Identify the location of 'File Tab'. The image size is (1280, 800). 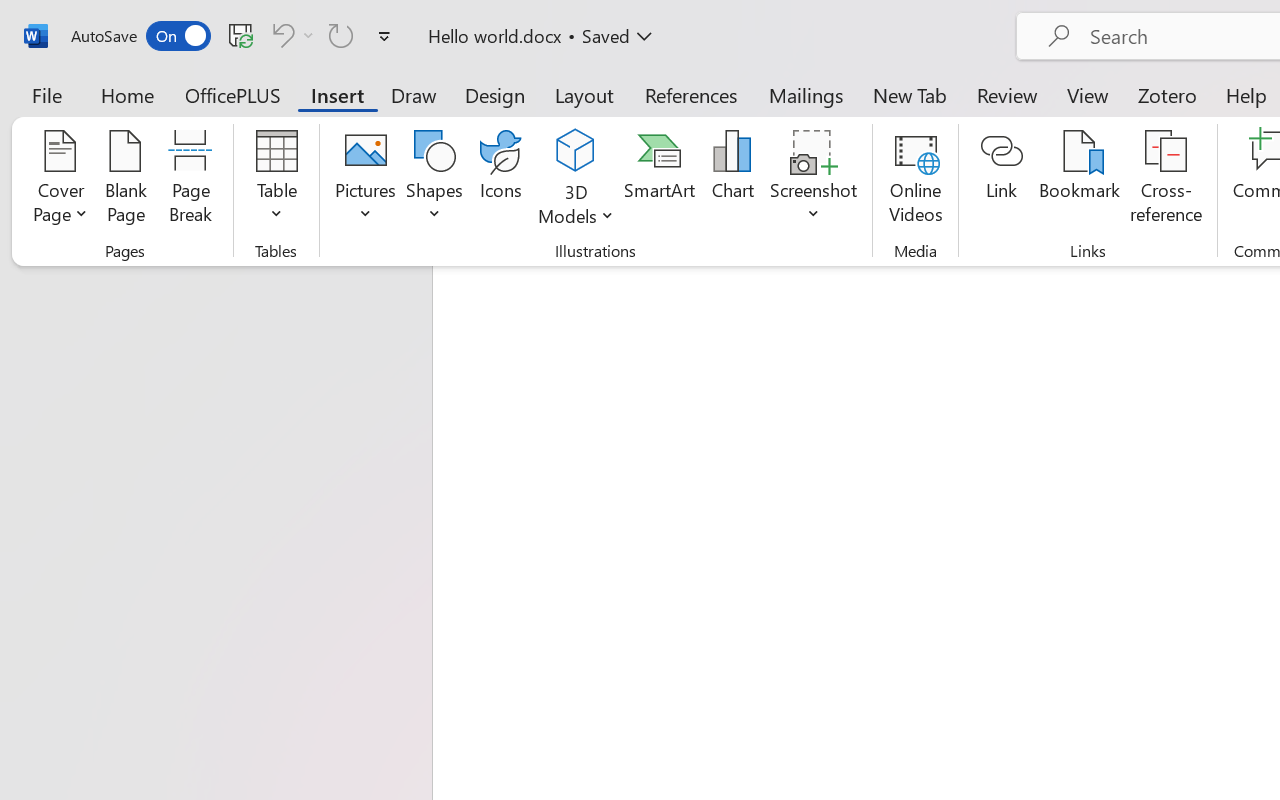
(46, 94).